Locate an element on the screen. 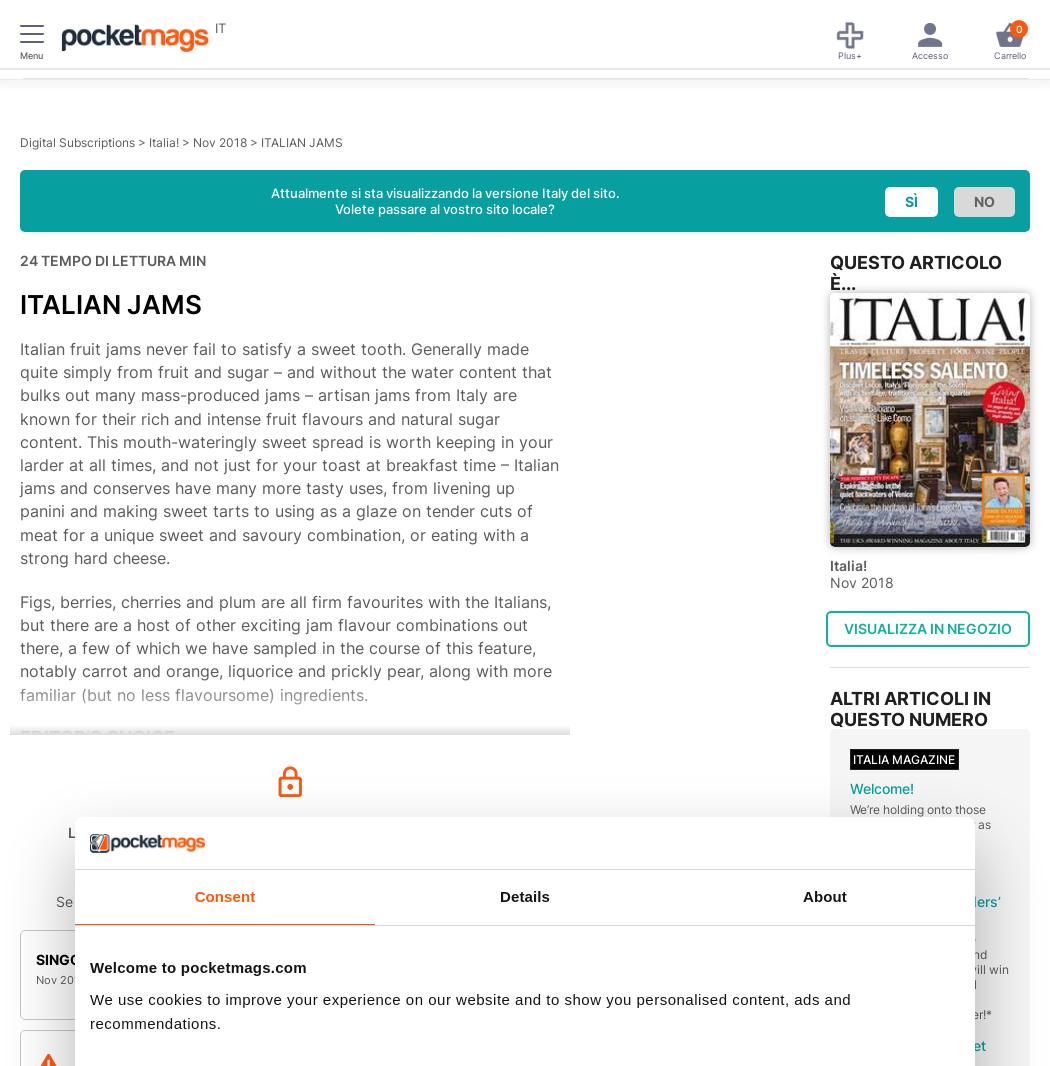 This screenshot has height=1066, width=1050. 'Volete passare al vostro sito locale?' is located at coordinates (334, 208).